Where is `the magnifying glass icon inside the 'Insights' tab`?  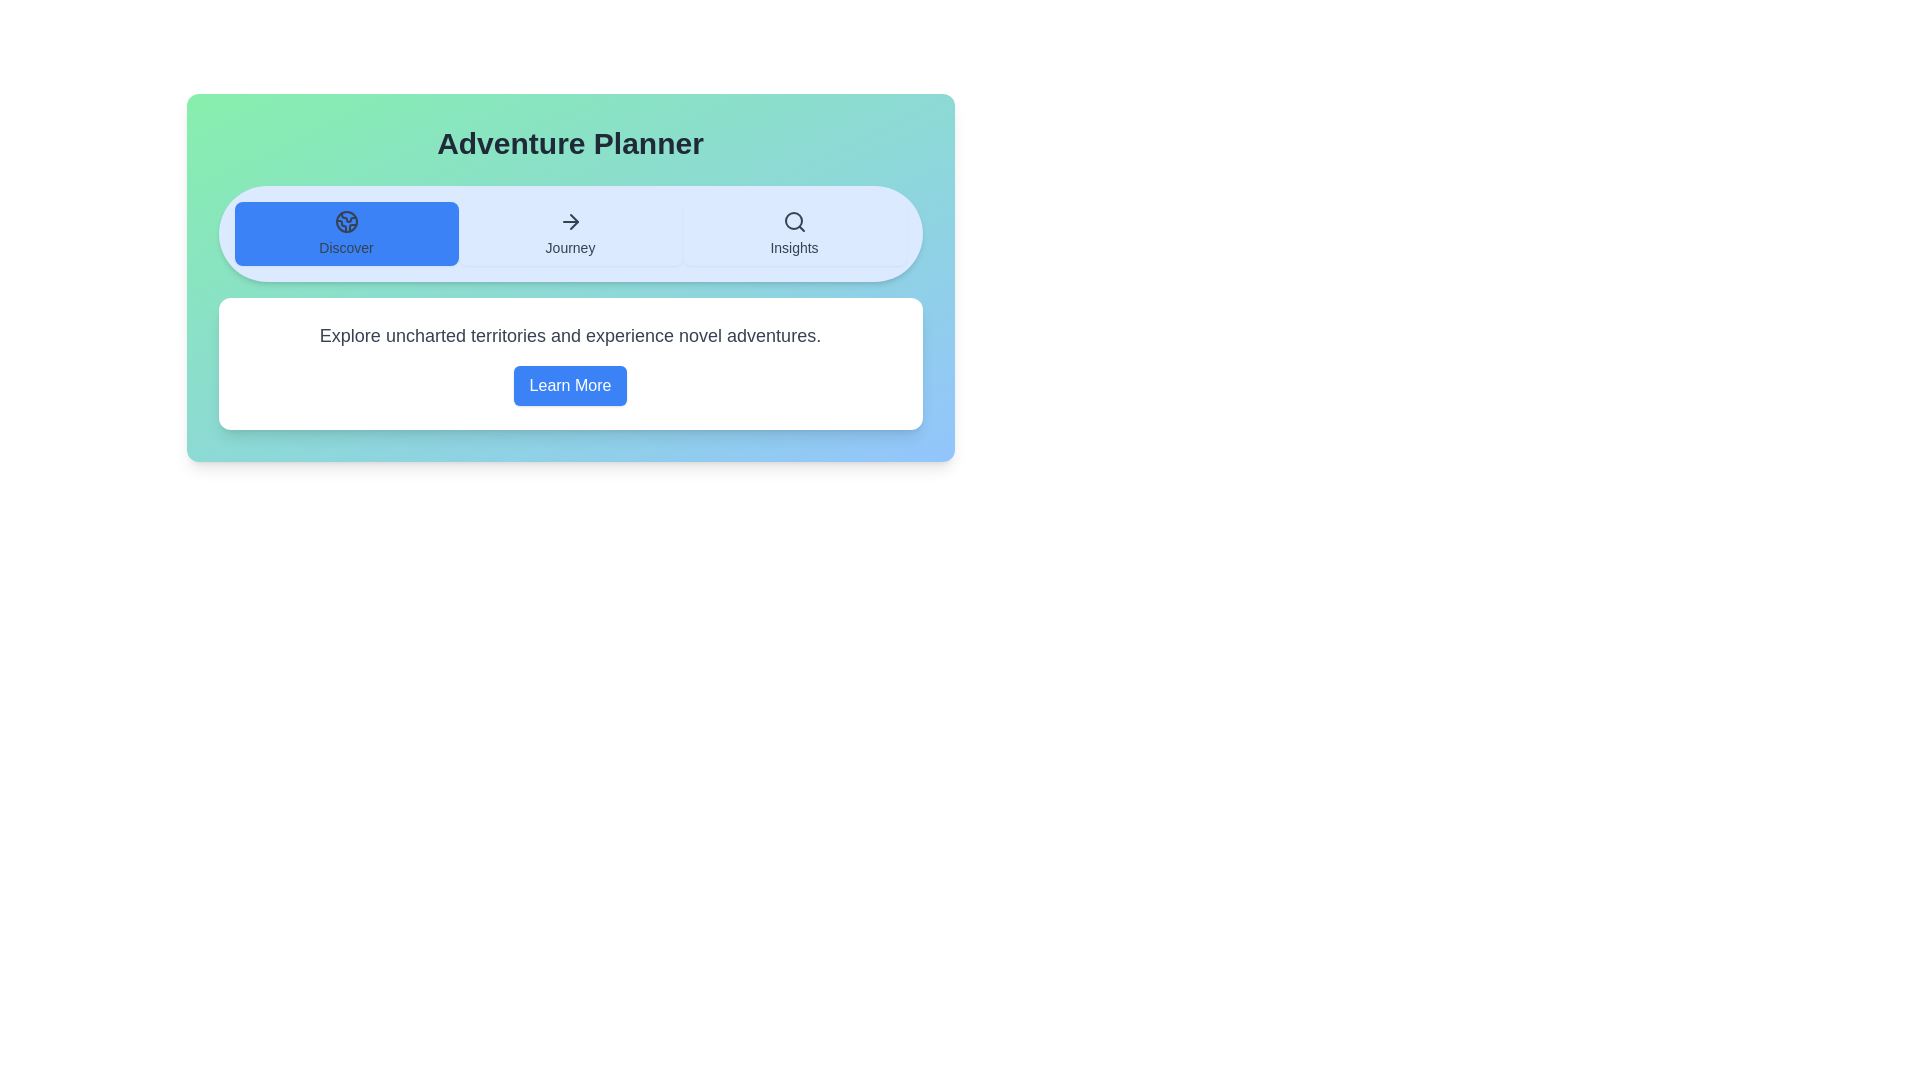
the magnifying glass icon inside the 'Insights' tab is located at coordinates (793, 222).